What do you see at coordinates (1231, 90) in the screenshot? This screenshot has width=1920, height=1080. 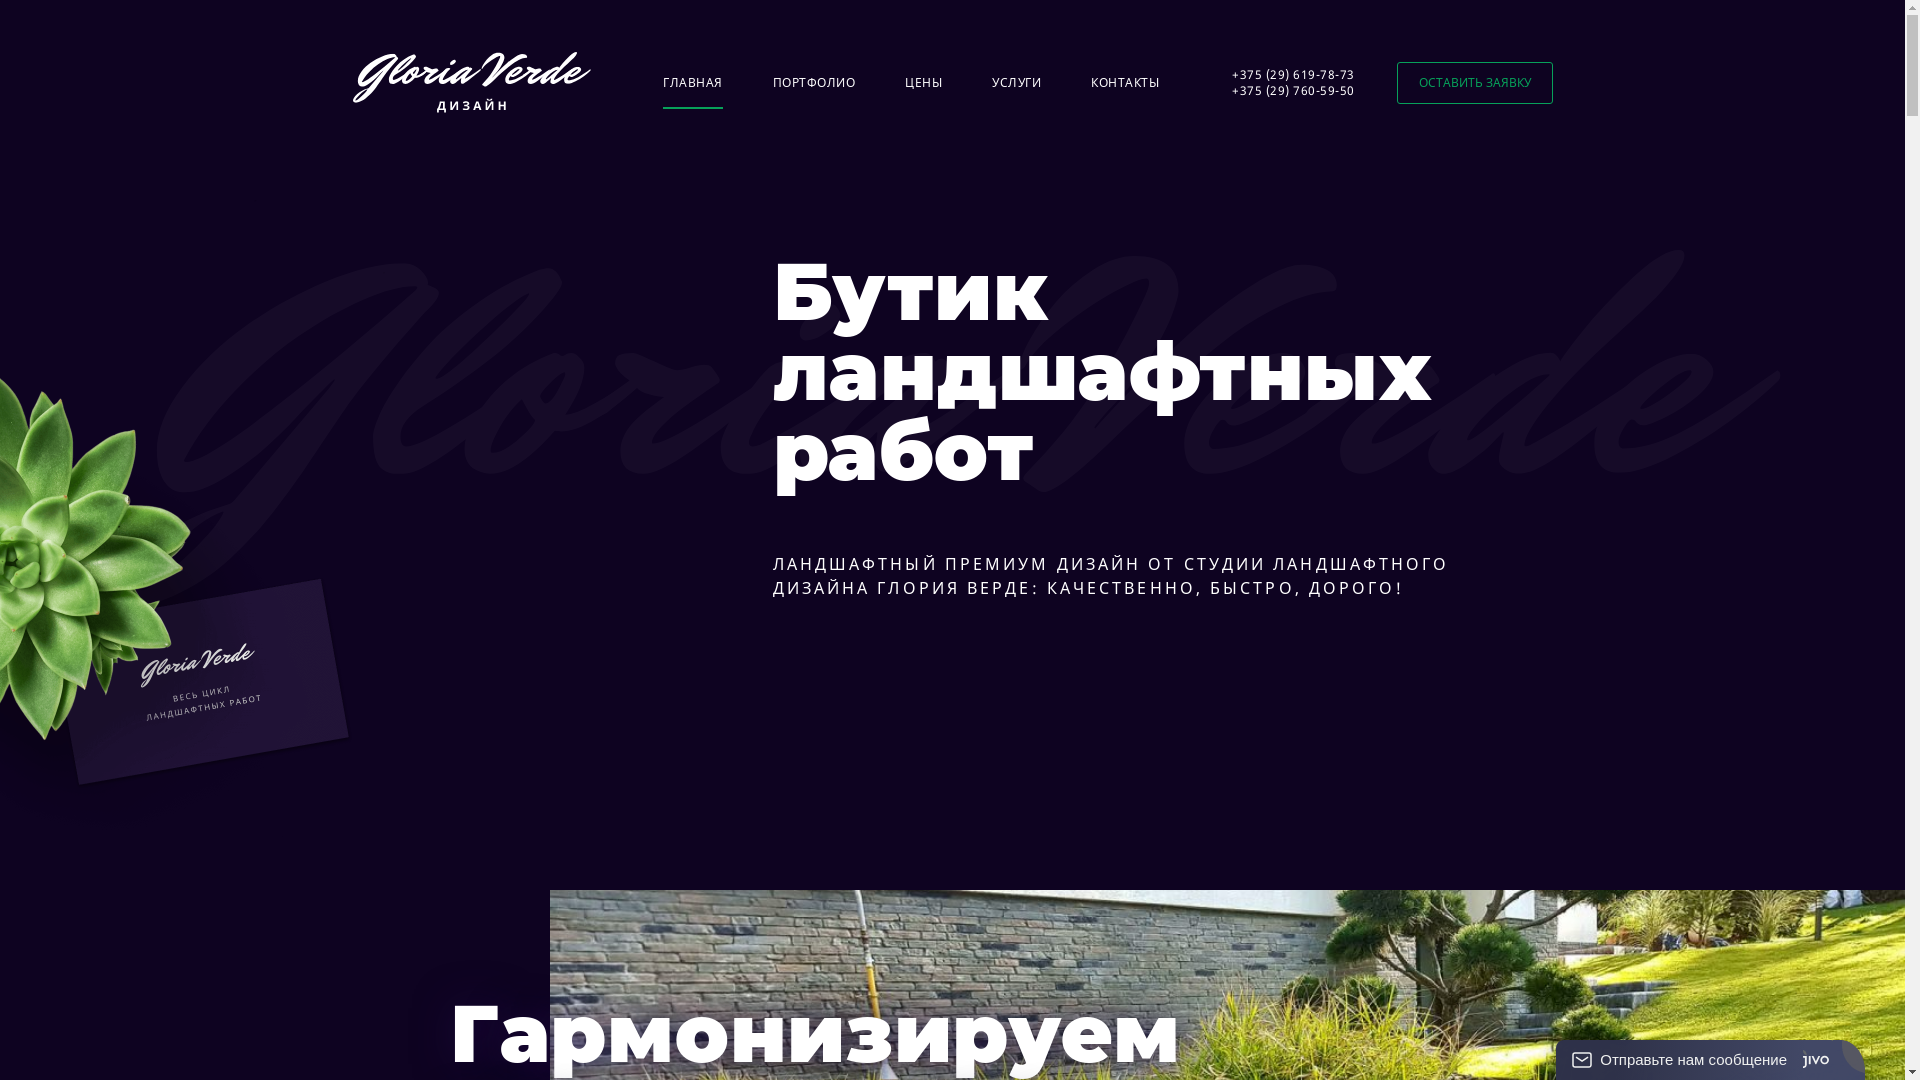 I see `'+375 (29) 760-59-50'` at bounding box center [1231, 90].